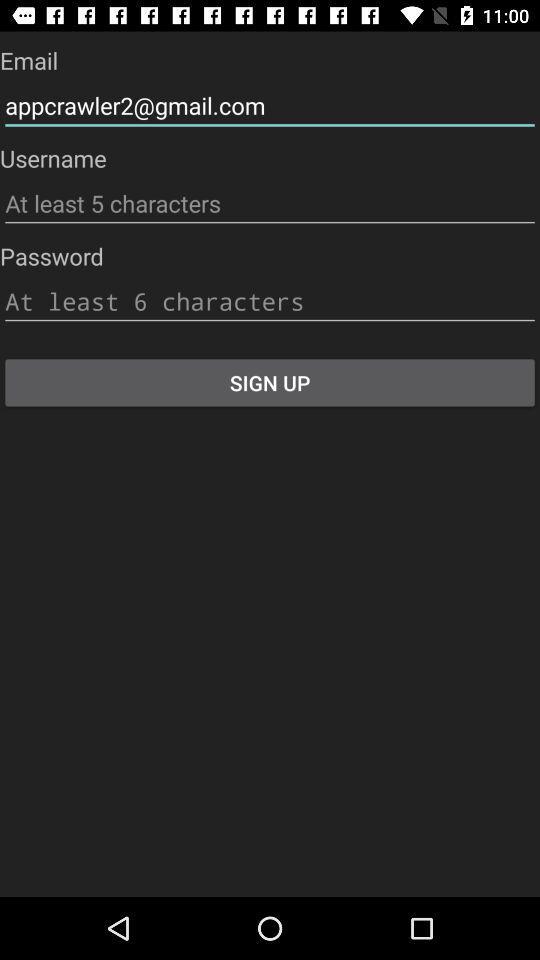 The image size is (540, 960). I want to click on username entry, so click(270, 204).